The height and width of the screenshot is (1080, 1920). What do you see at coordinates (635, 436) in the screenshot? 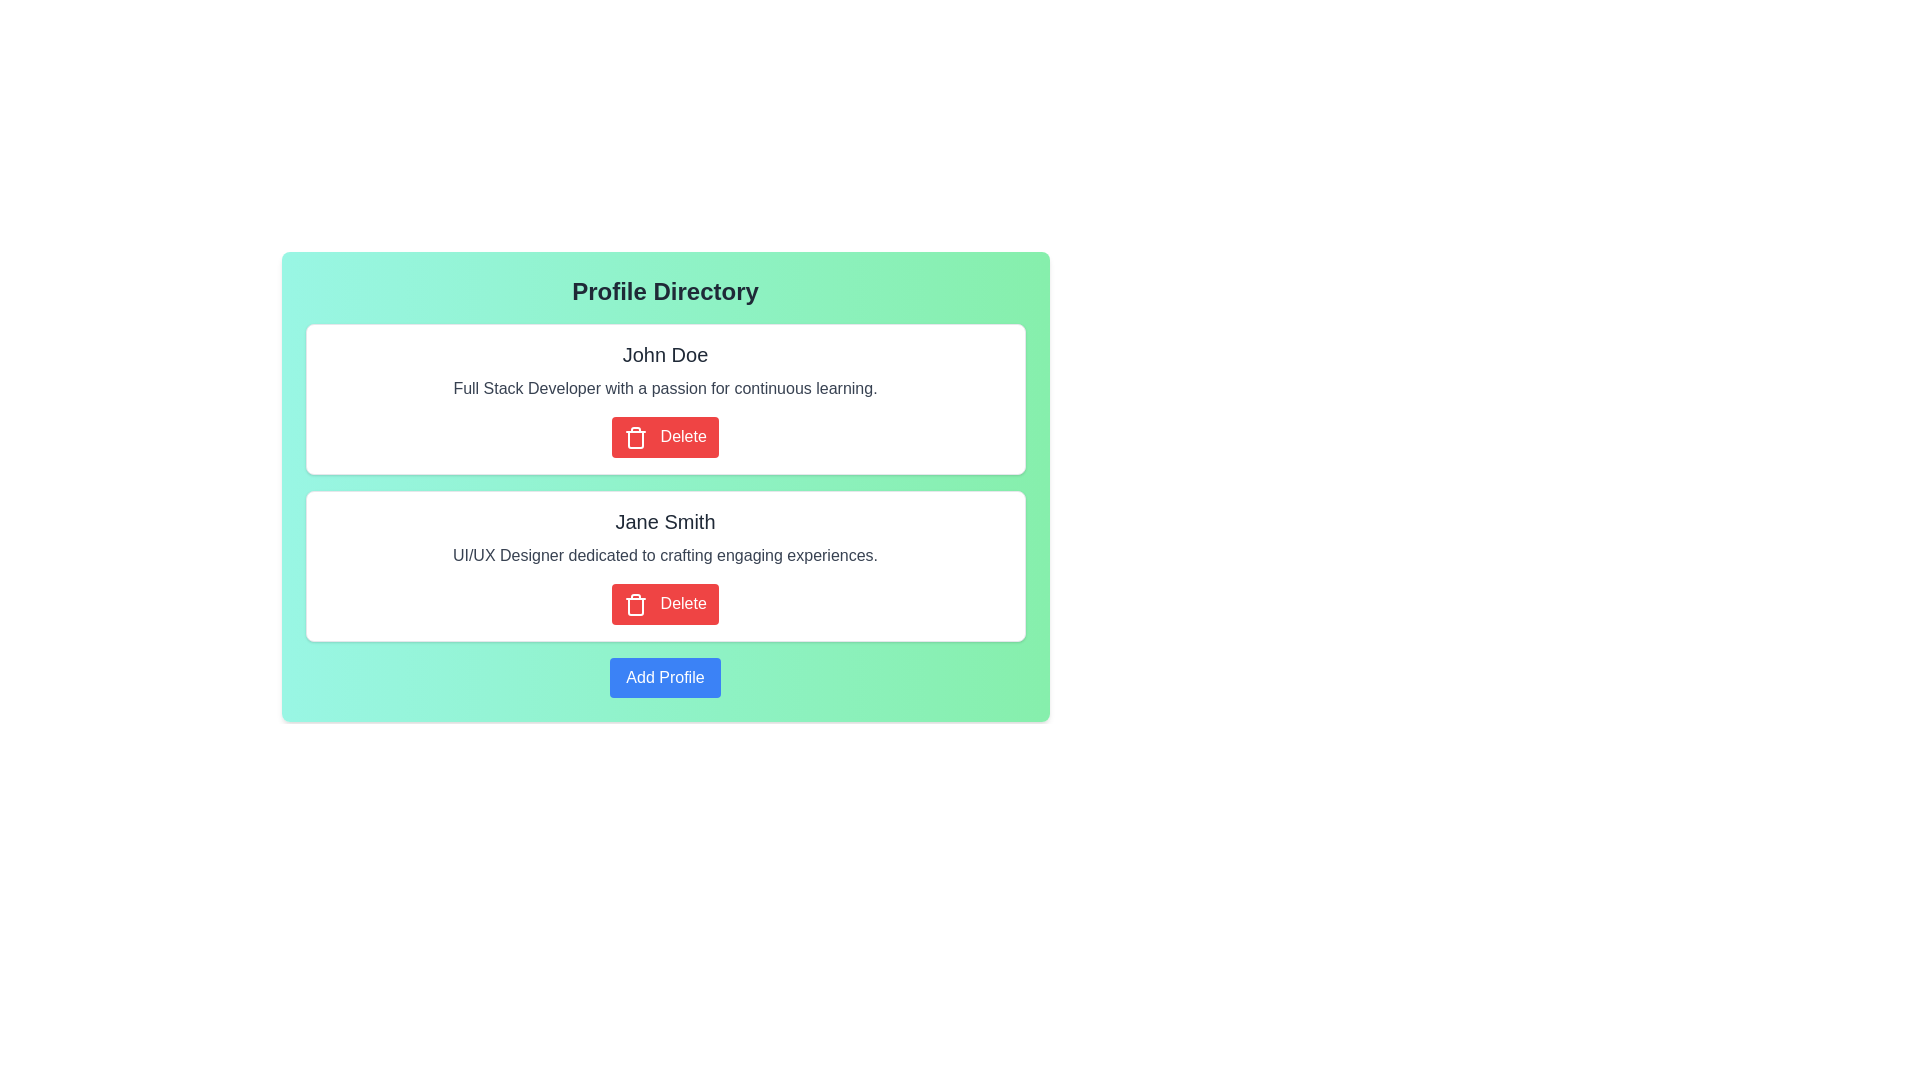
I see `the trash can SVG icon within the red 'Delete' button, which executes the deletion function for the first user profile in the Profile Directory interface` at bounding box center [635, 436].